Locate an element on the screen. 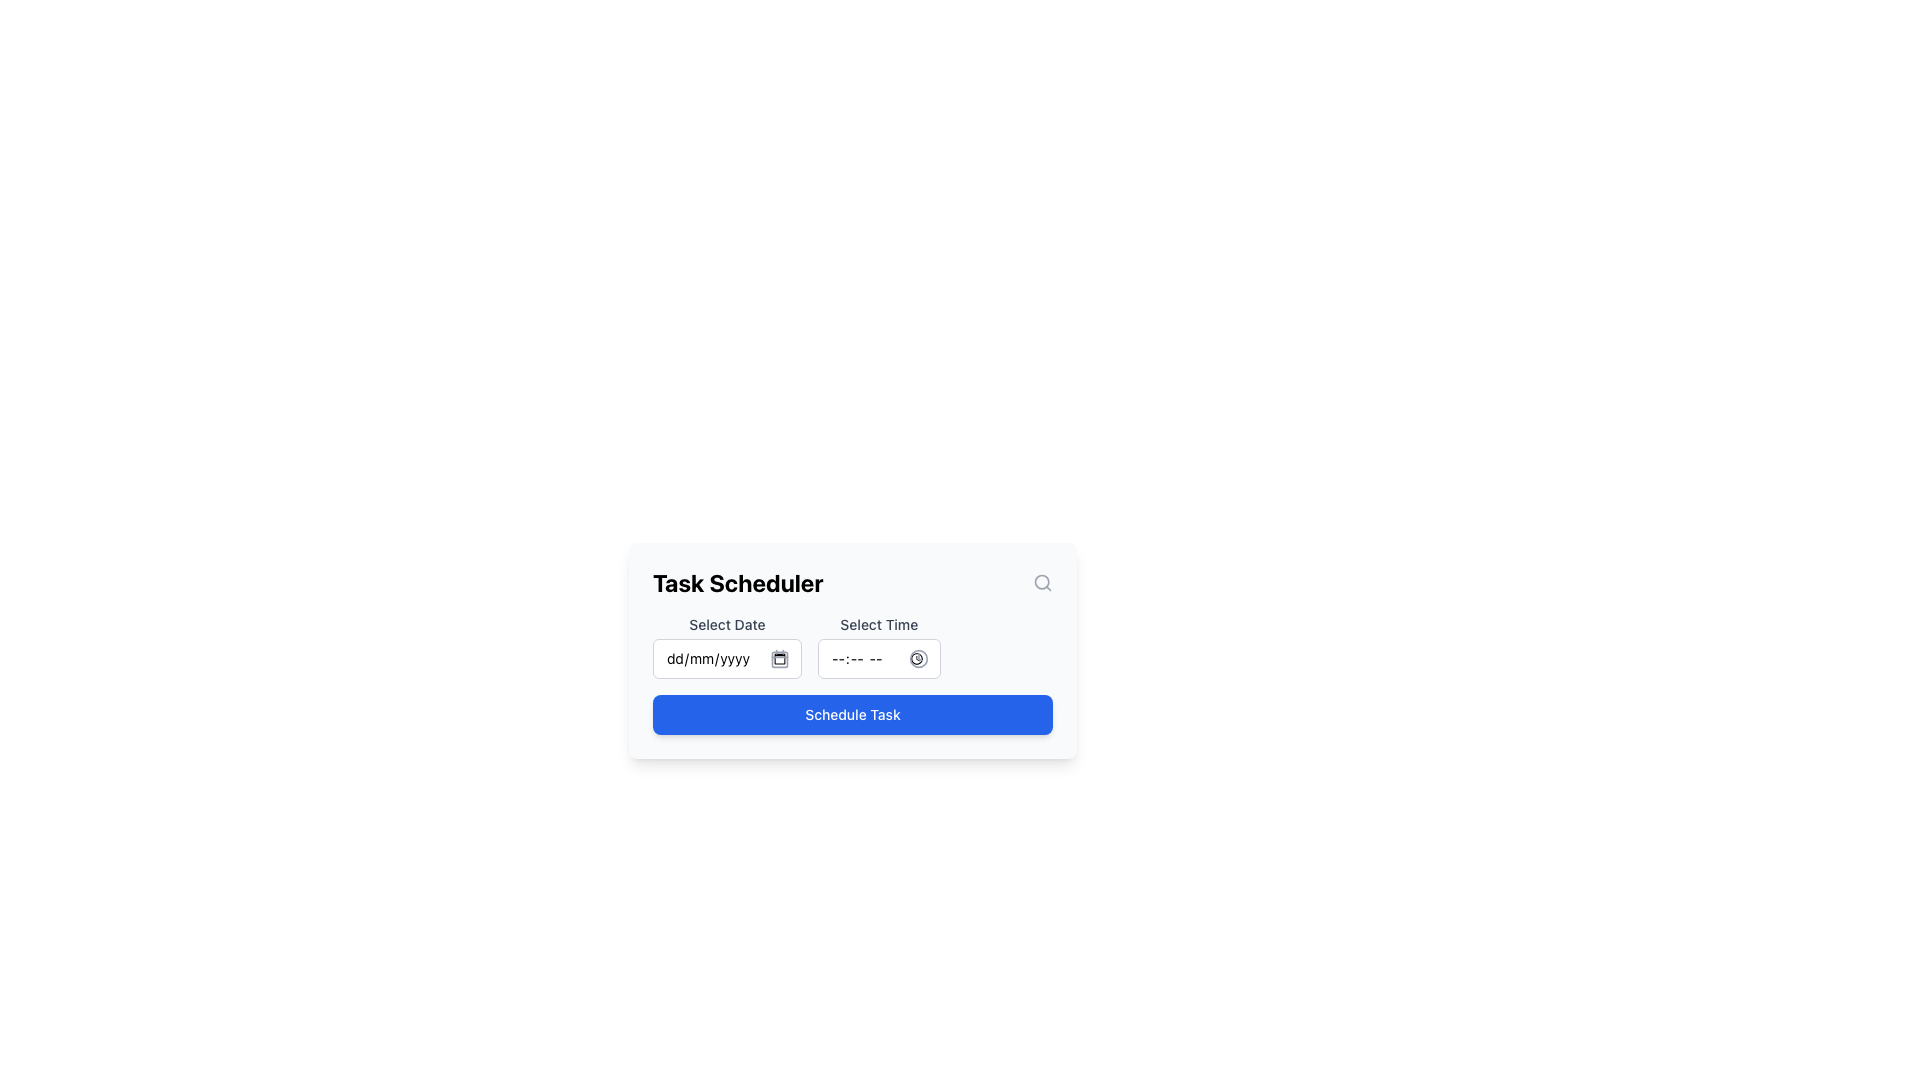  the minimalist clock icon located to the right of the time selection input box is located at coordinates (917, 659).